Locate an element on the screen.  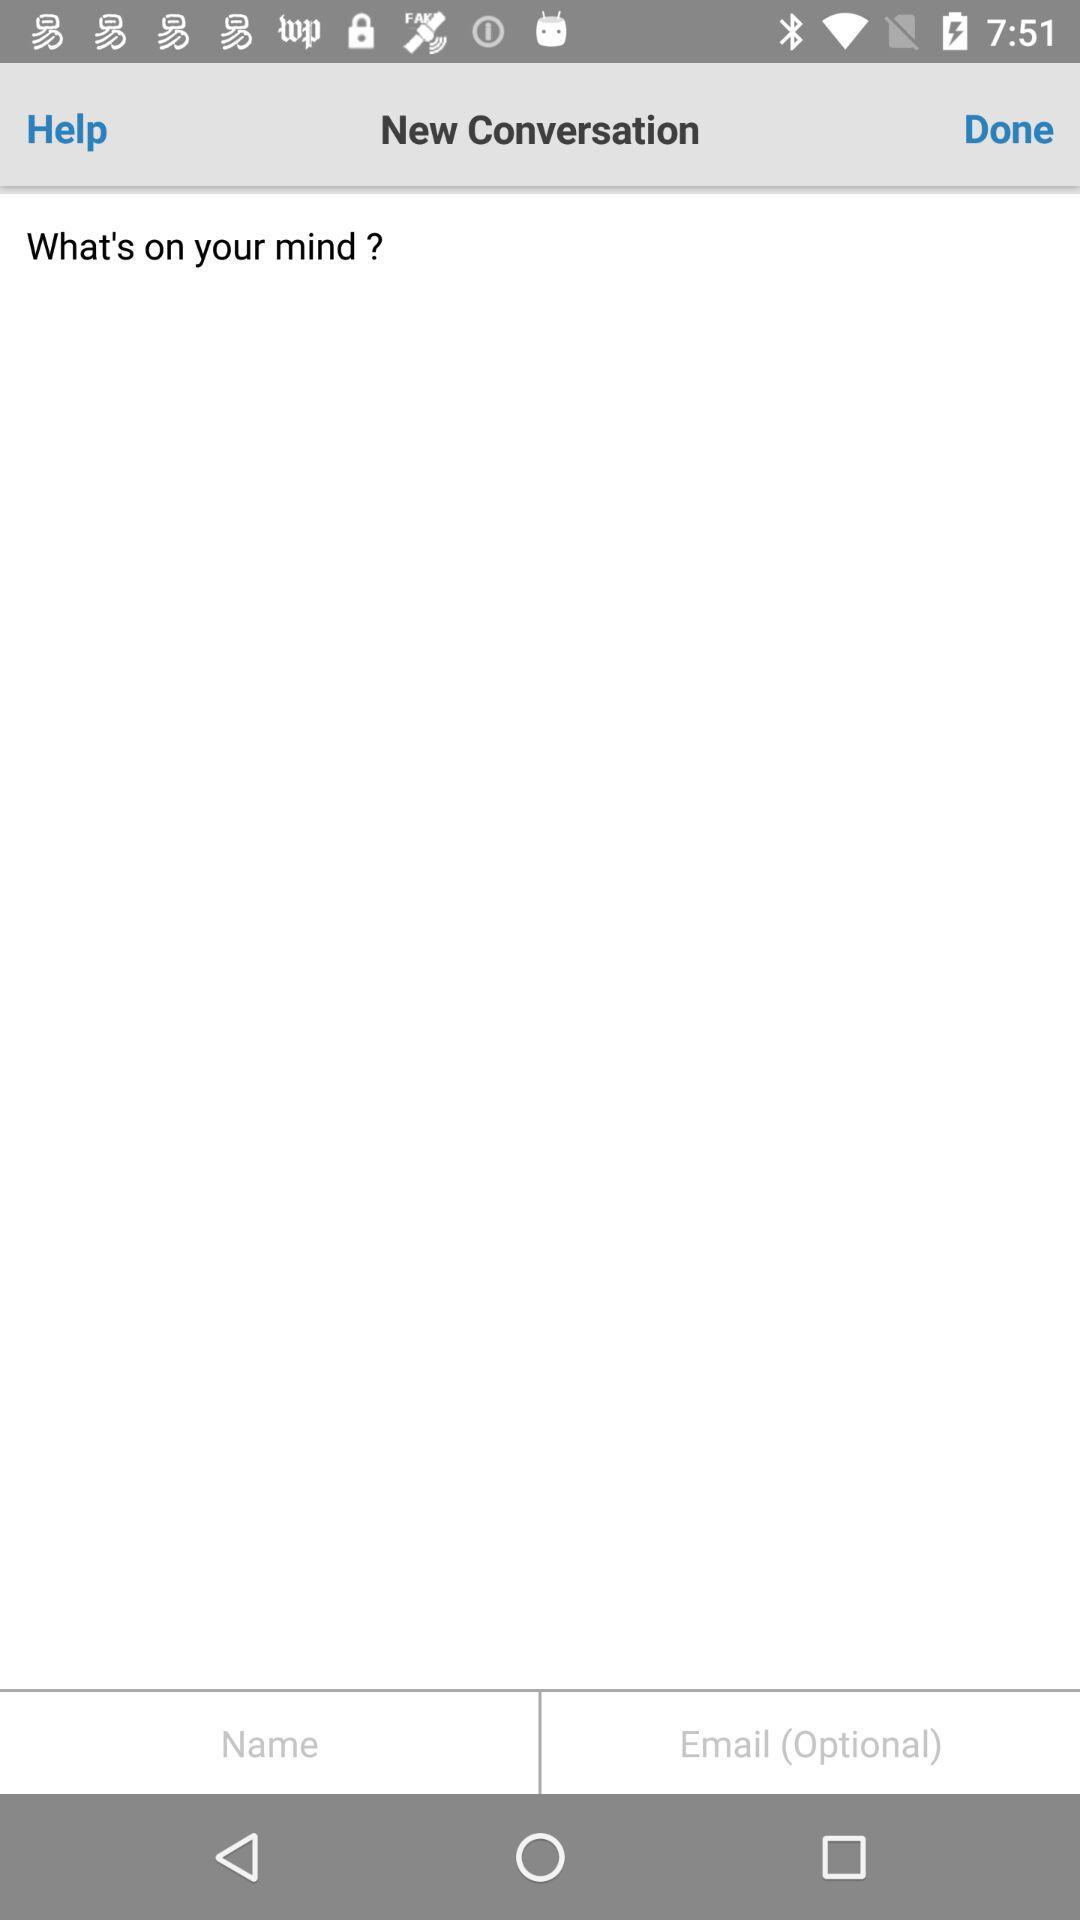
type in your conversation is located at coordinates (540, 940).